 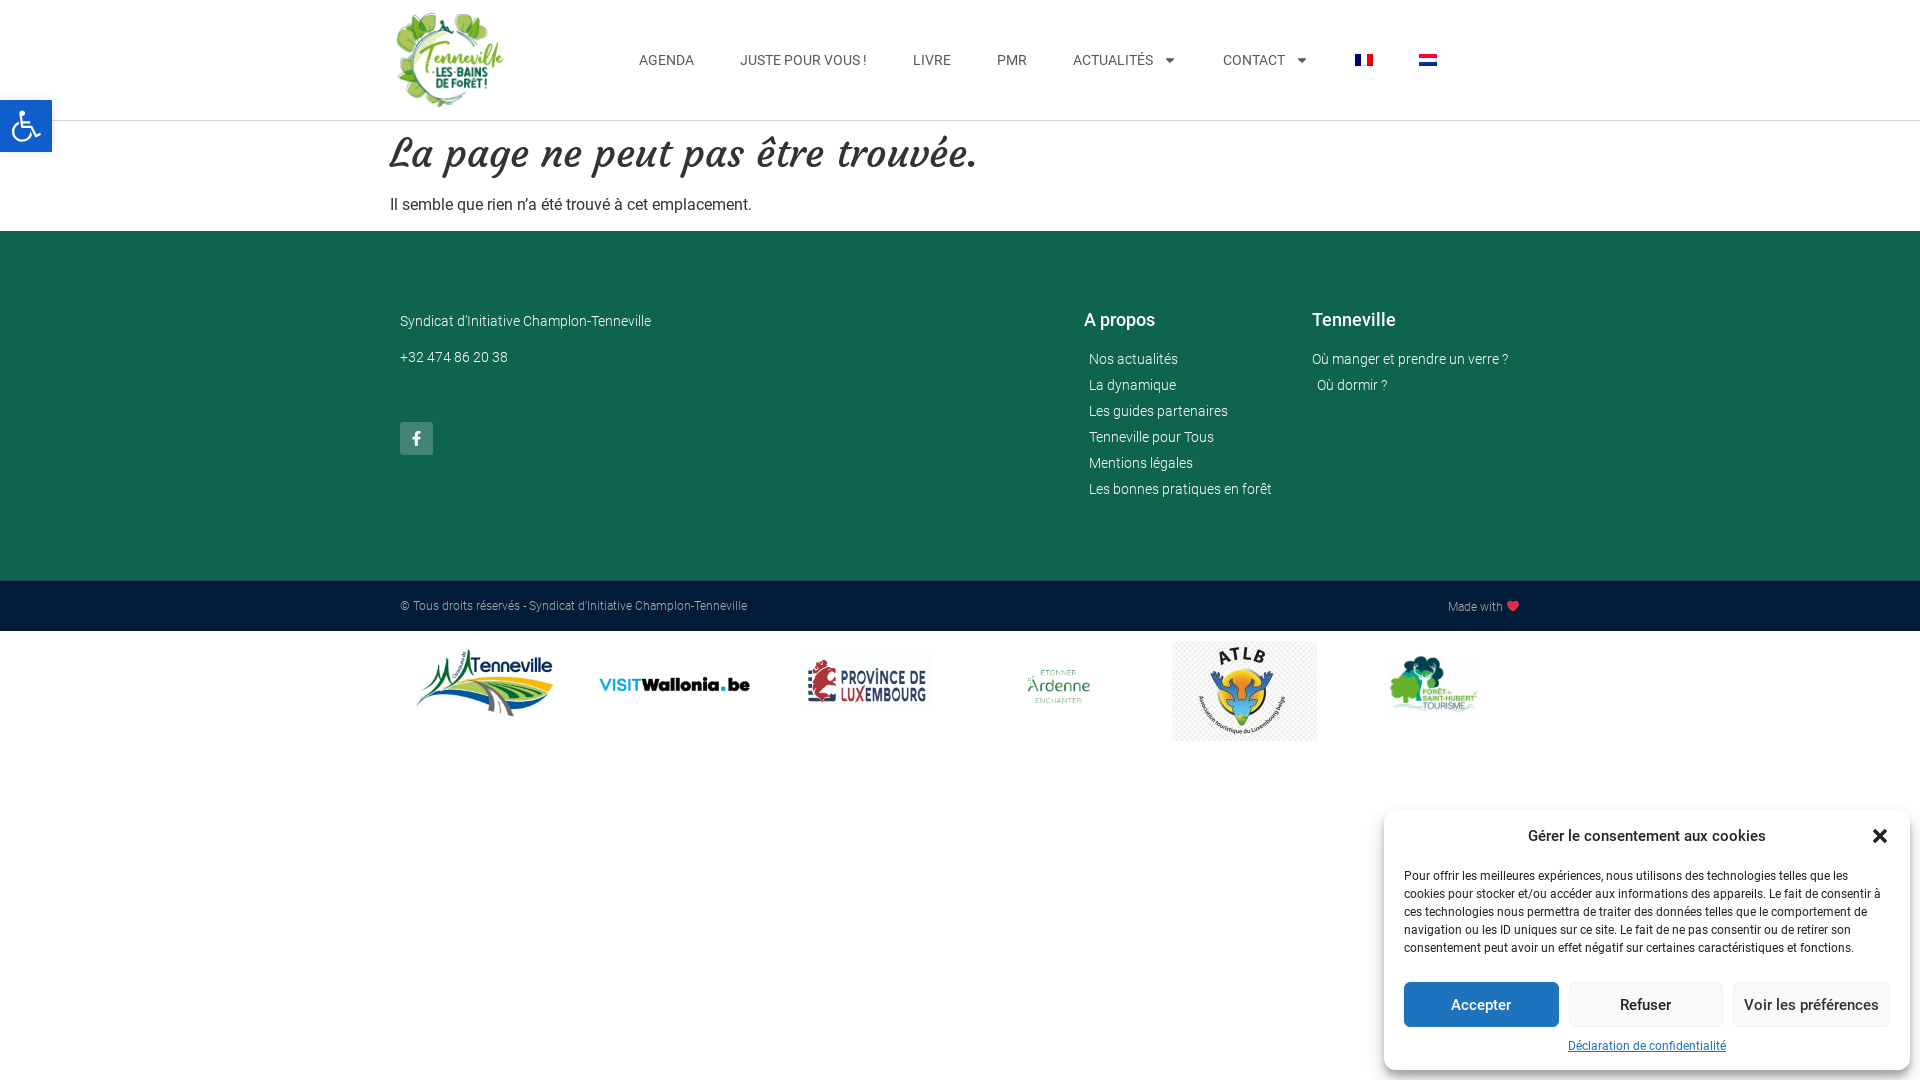 What do you see at coordinates (930, 59) in the screenshot?
I see `'LIVRE'` at bounding box center [930, 59].